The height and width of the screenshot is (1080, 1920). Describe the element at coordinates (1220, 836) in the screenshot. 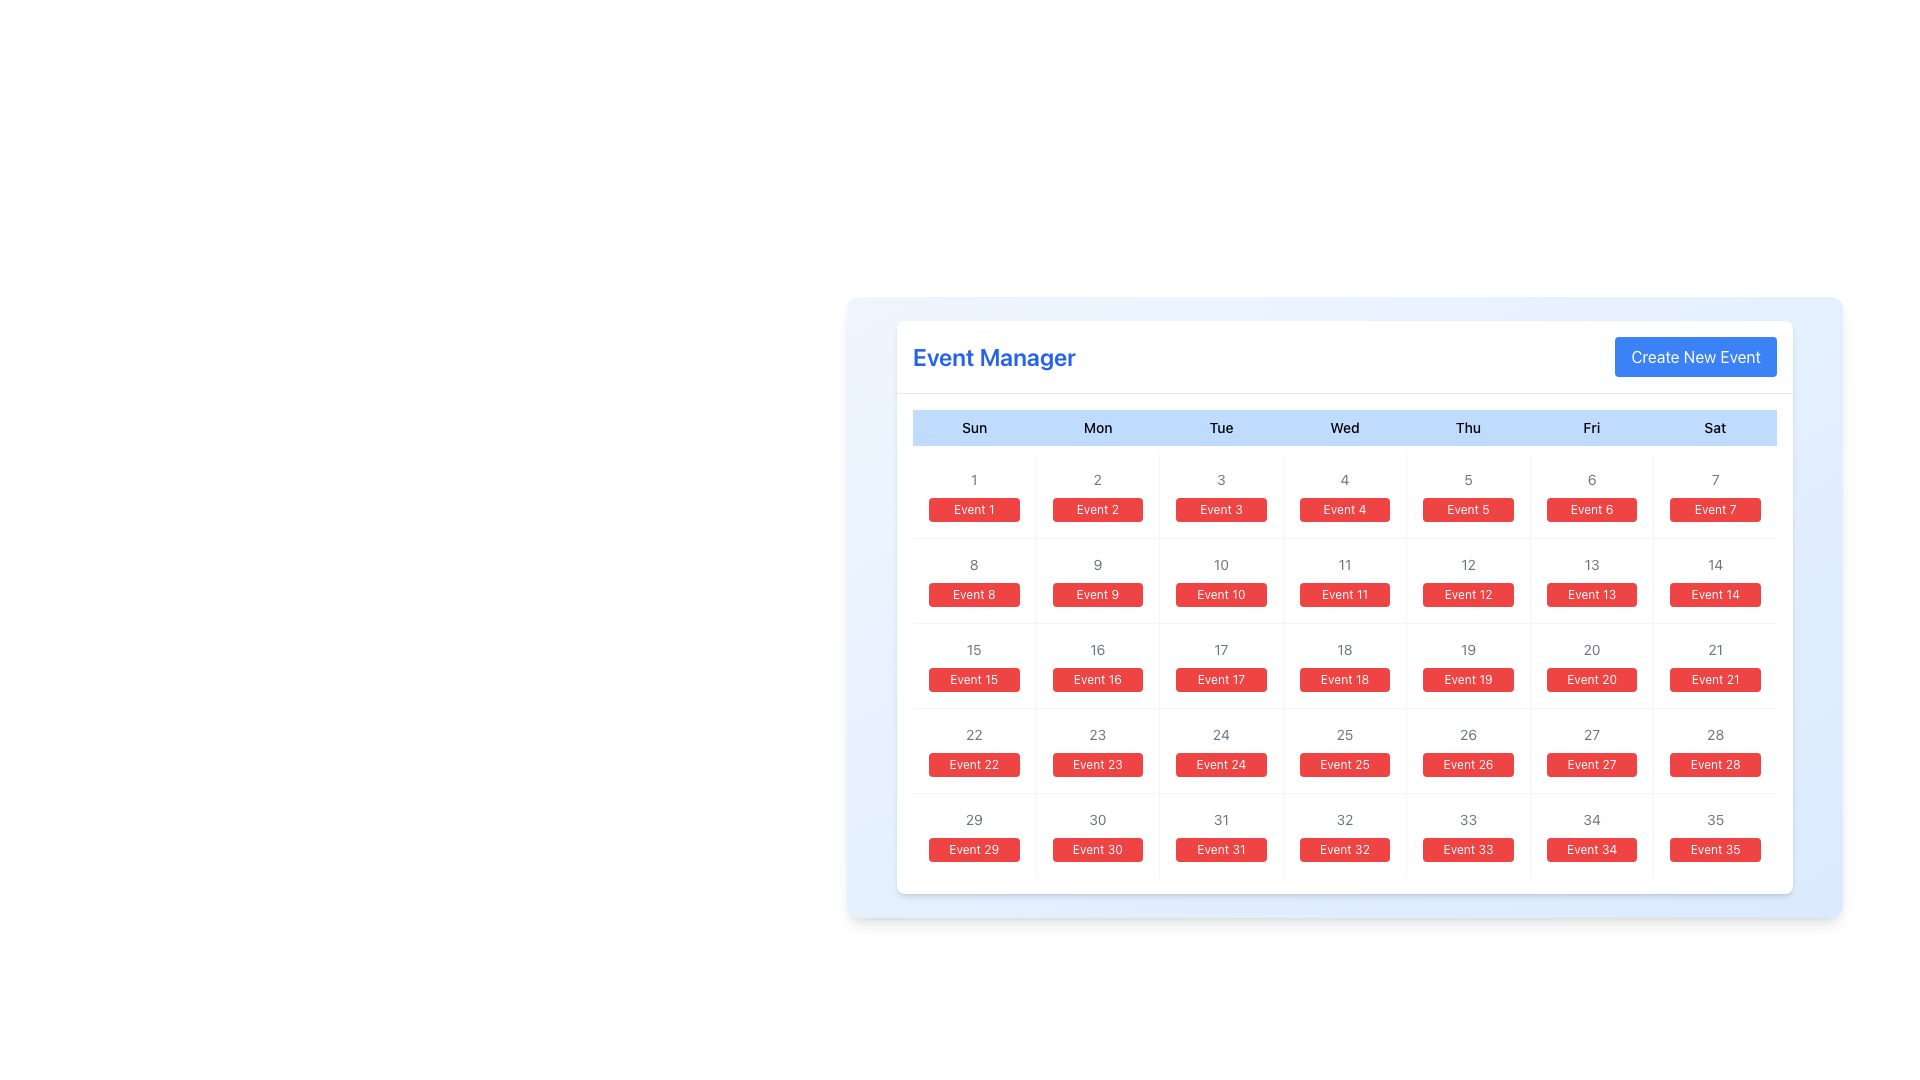

I see `the button labeled 'Event 31' with a white background and red section, located in the bottom row, fifth column under the 'Event Manager' header` at that location.